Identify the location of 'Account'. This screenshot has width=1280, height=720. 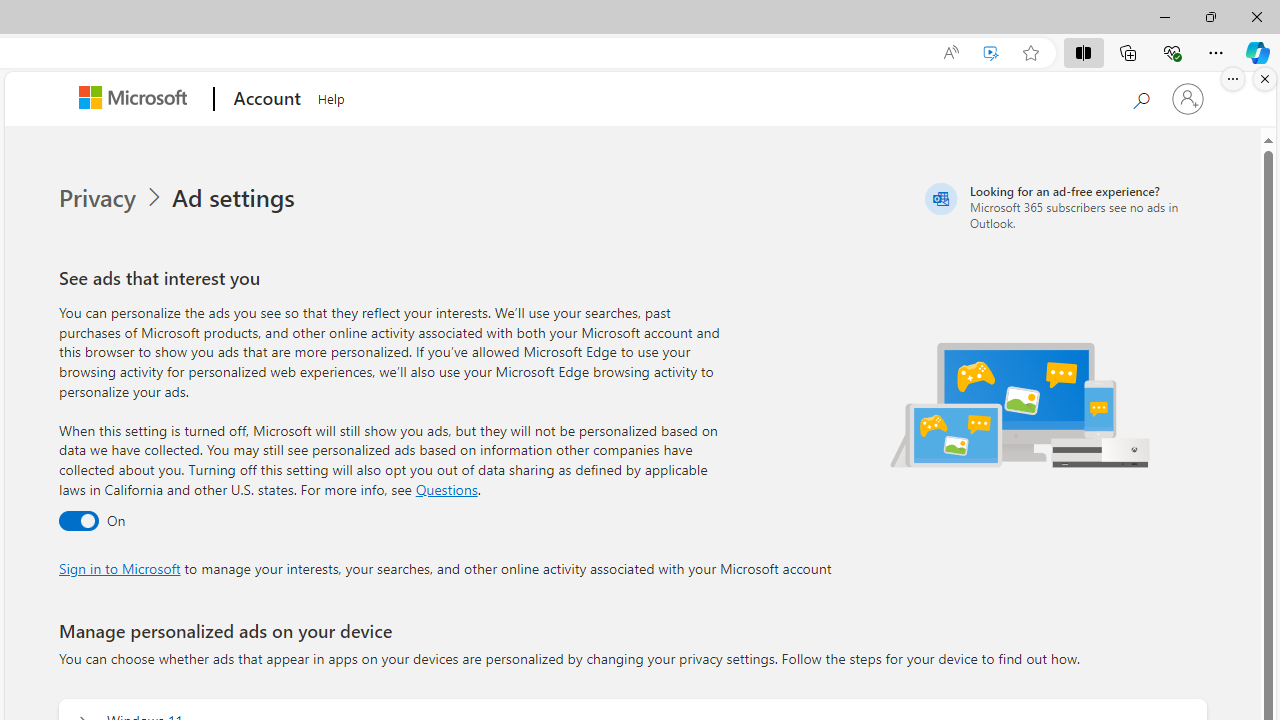
(263, 99).